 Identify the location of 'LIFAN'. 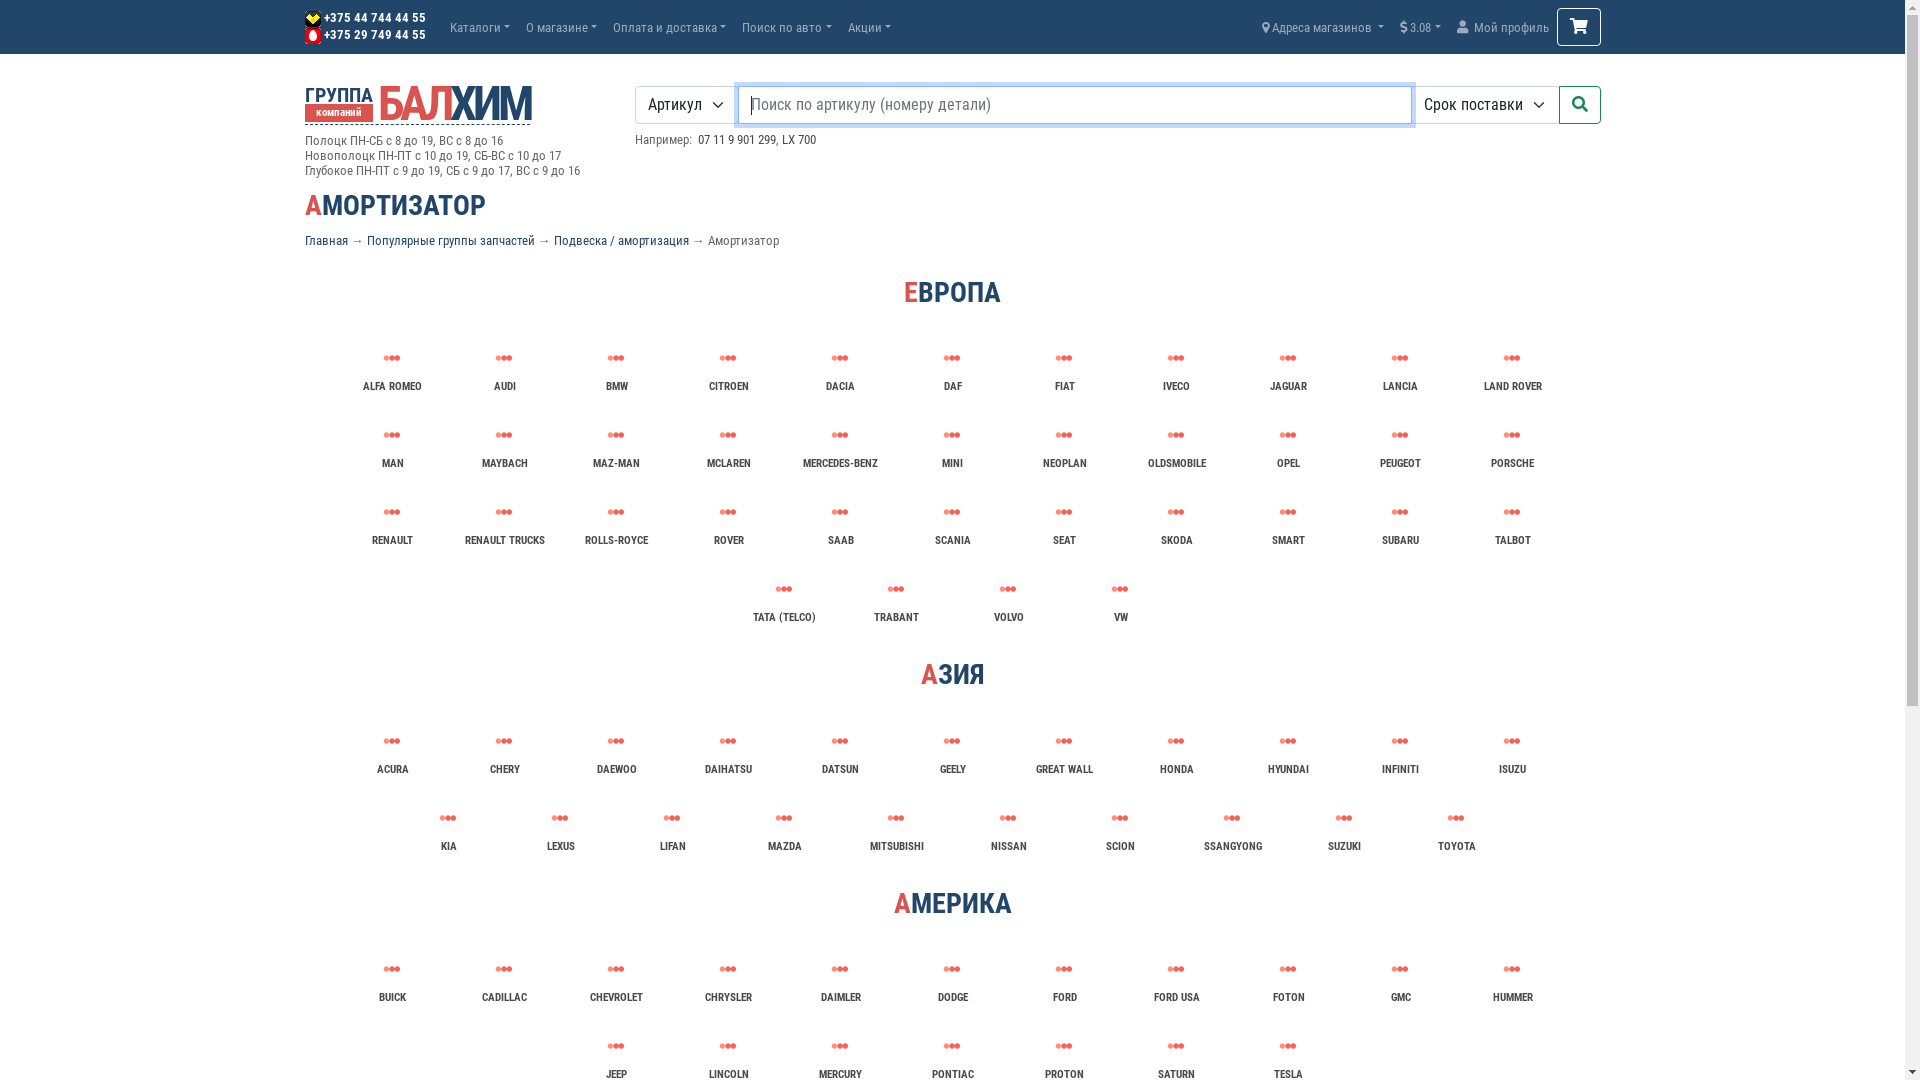
(672, 817).